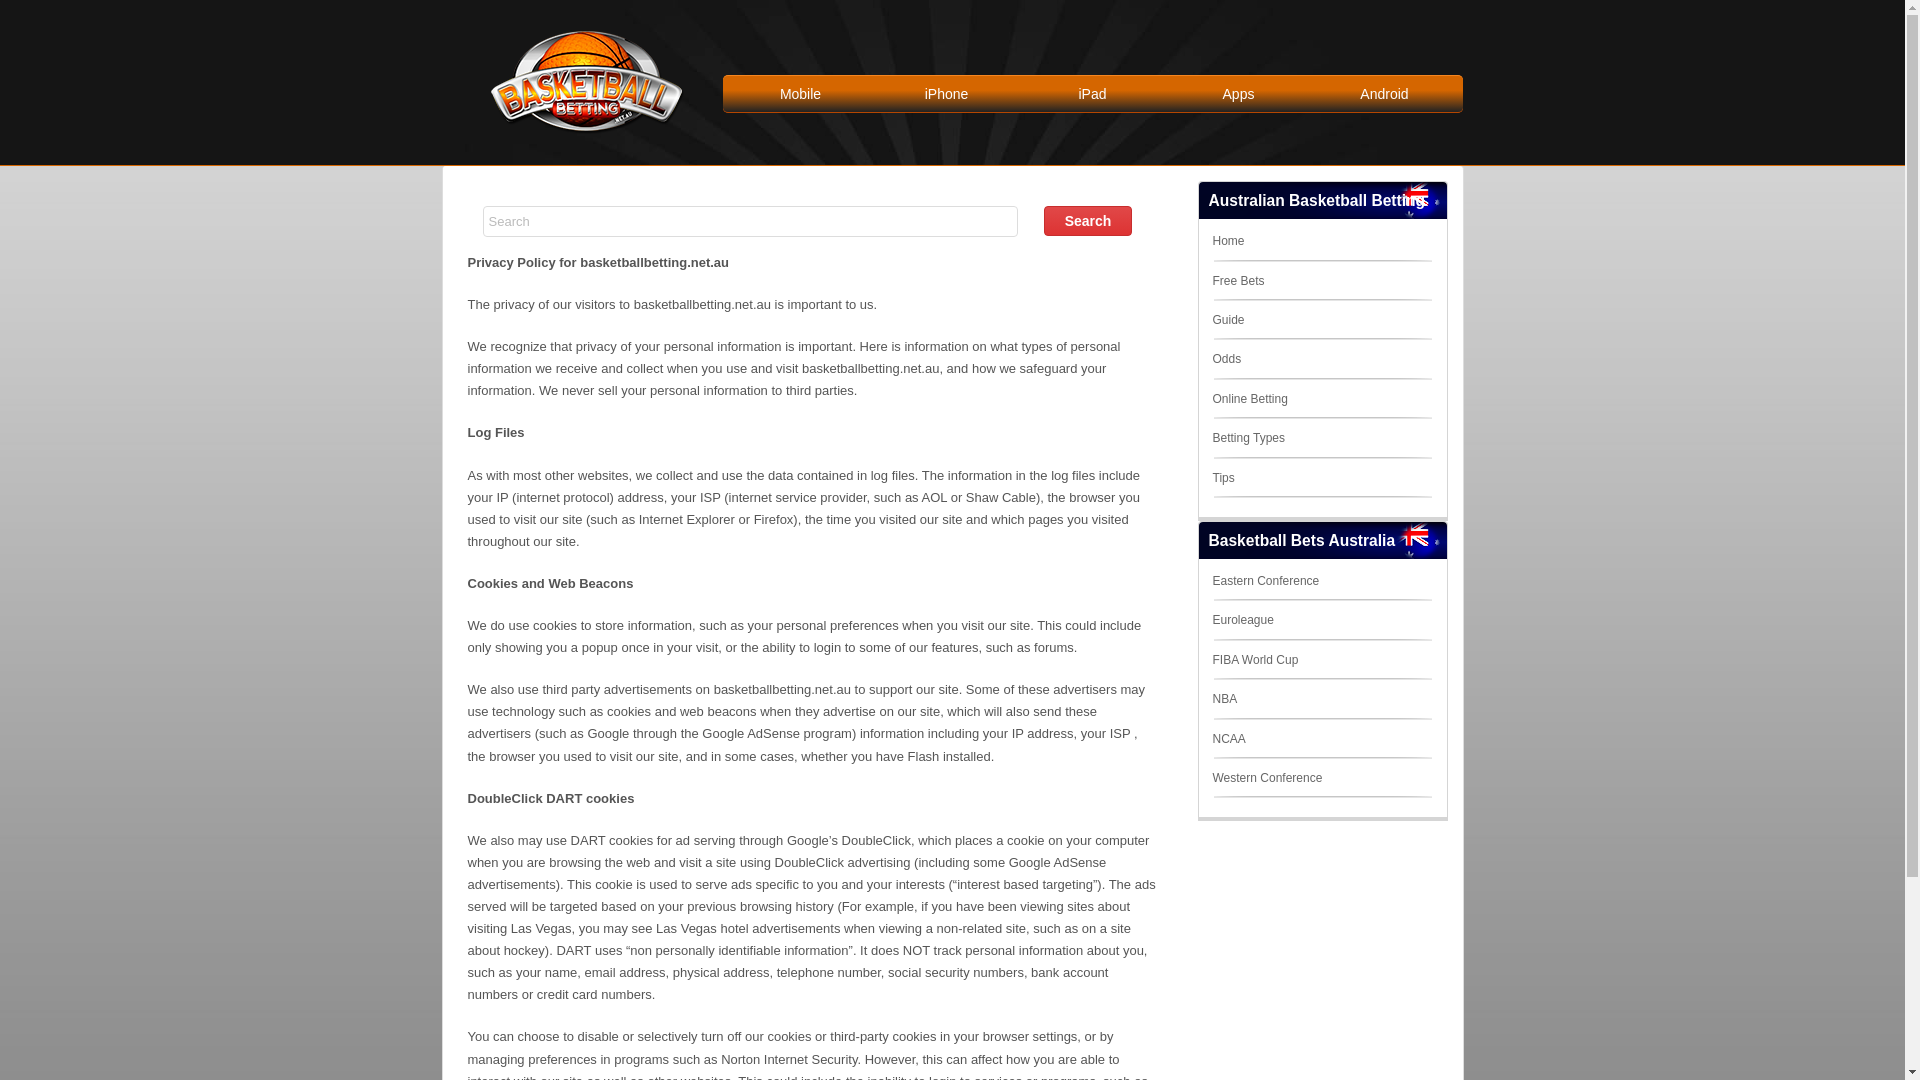 This screenshot has height=1080, width=1920. What do you see at coordinates (1092, 93) in the screenshot?
I see `'iPad'` at bounding box center [1092, 93].